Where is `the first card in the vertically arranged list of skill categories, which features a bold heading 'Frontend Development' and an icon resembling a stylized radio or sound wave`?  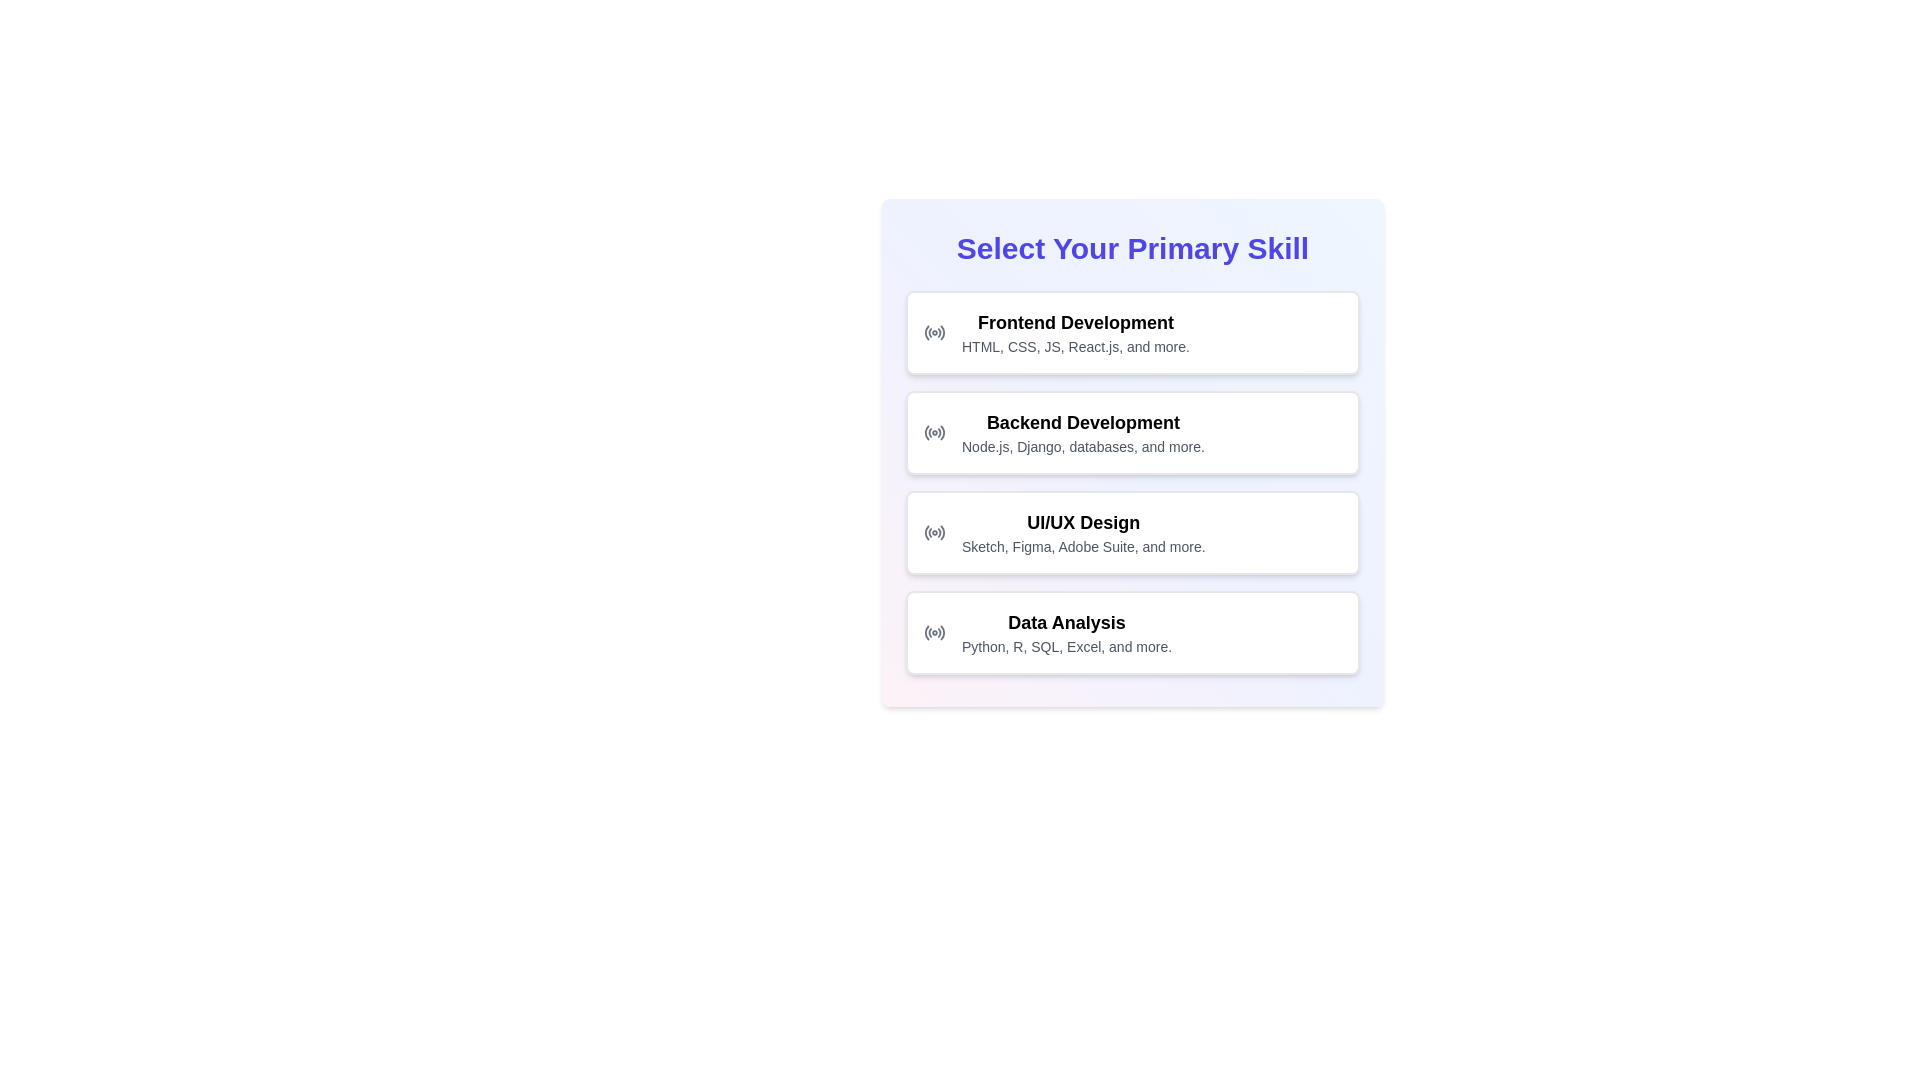 the first card in the vertically arranged list of skill categories, which features a bold heading 'Frontend Development' and an icon resembling a stylized radio or sound wave is located at coordinates (1132, 331).